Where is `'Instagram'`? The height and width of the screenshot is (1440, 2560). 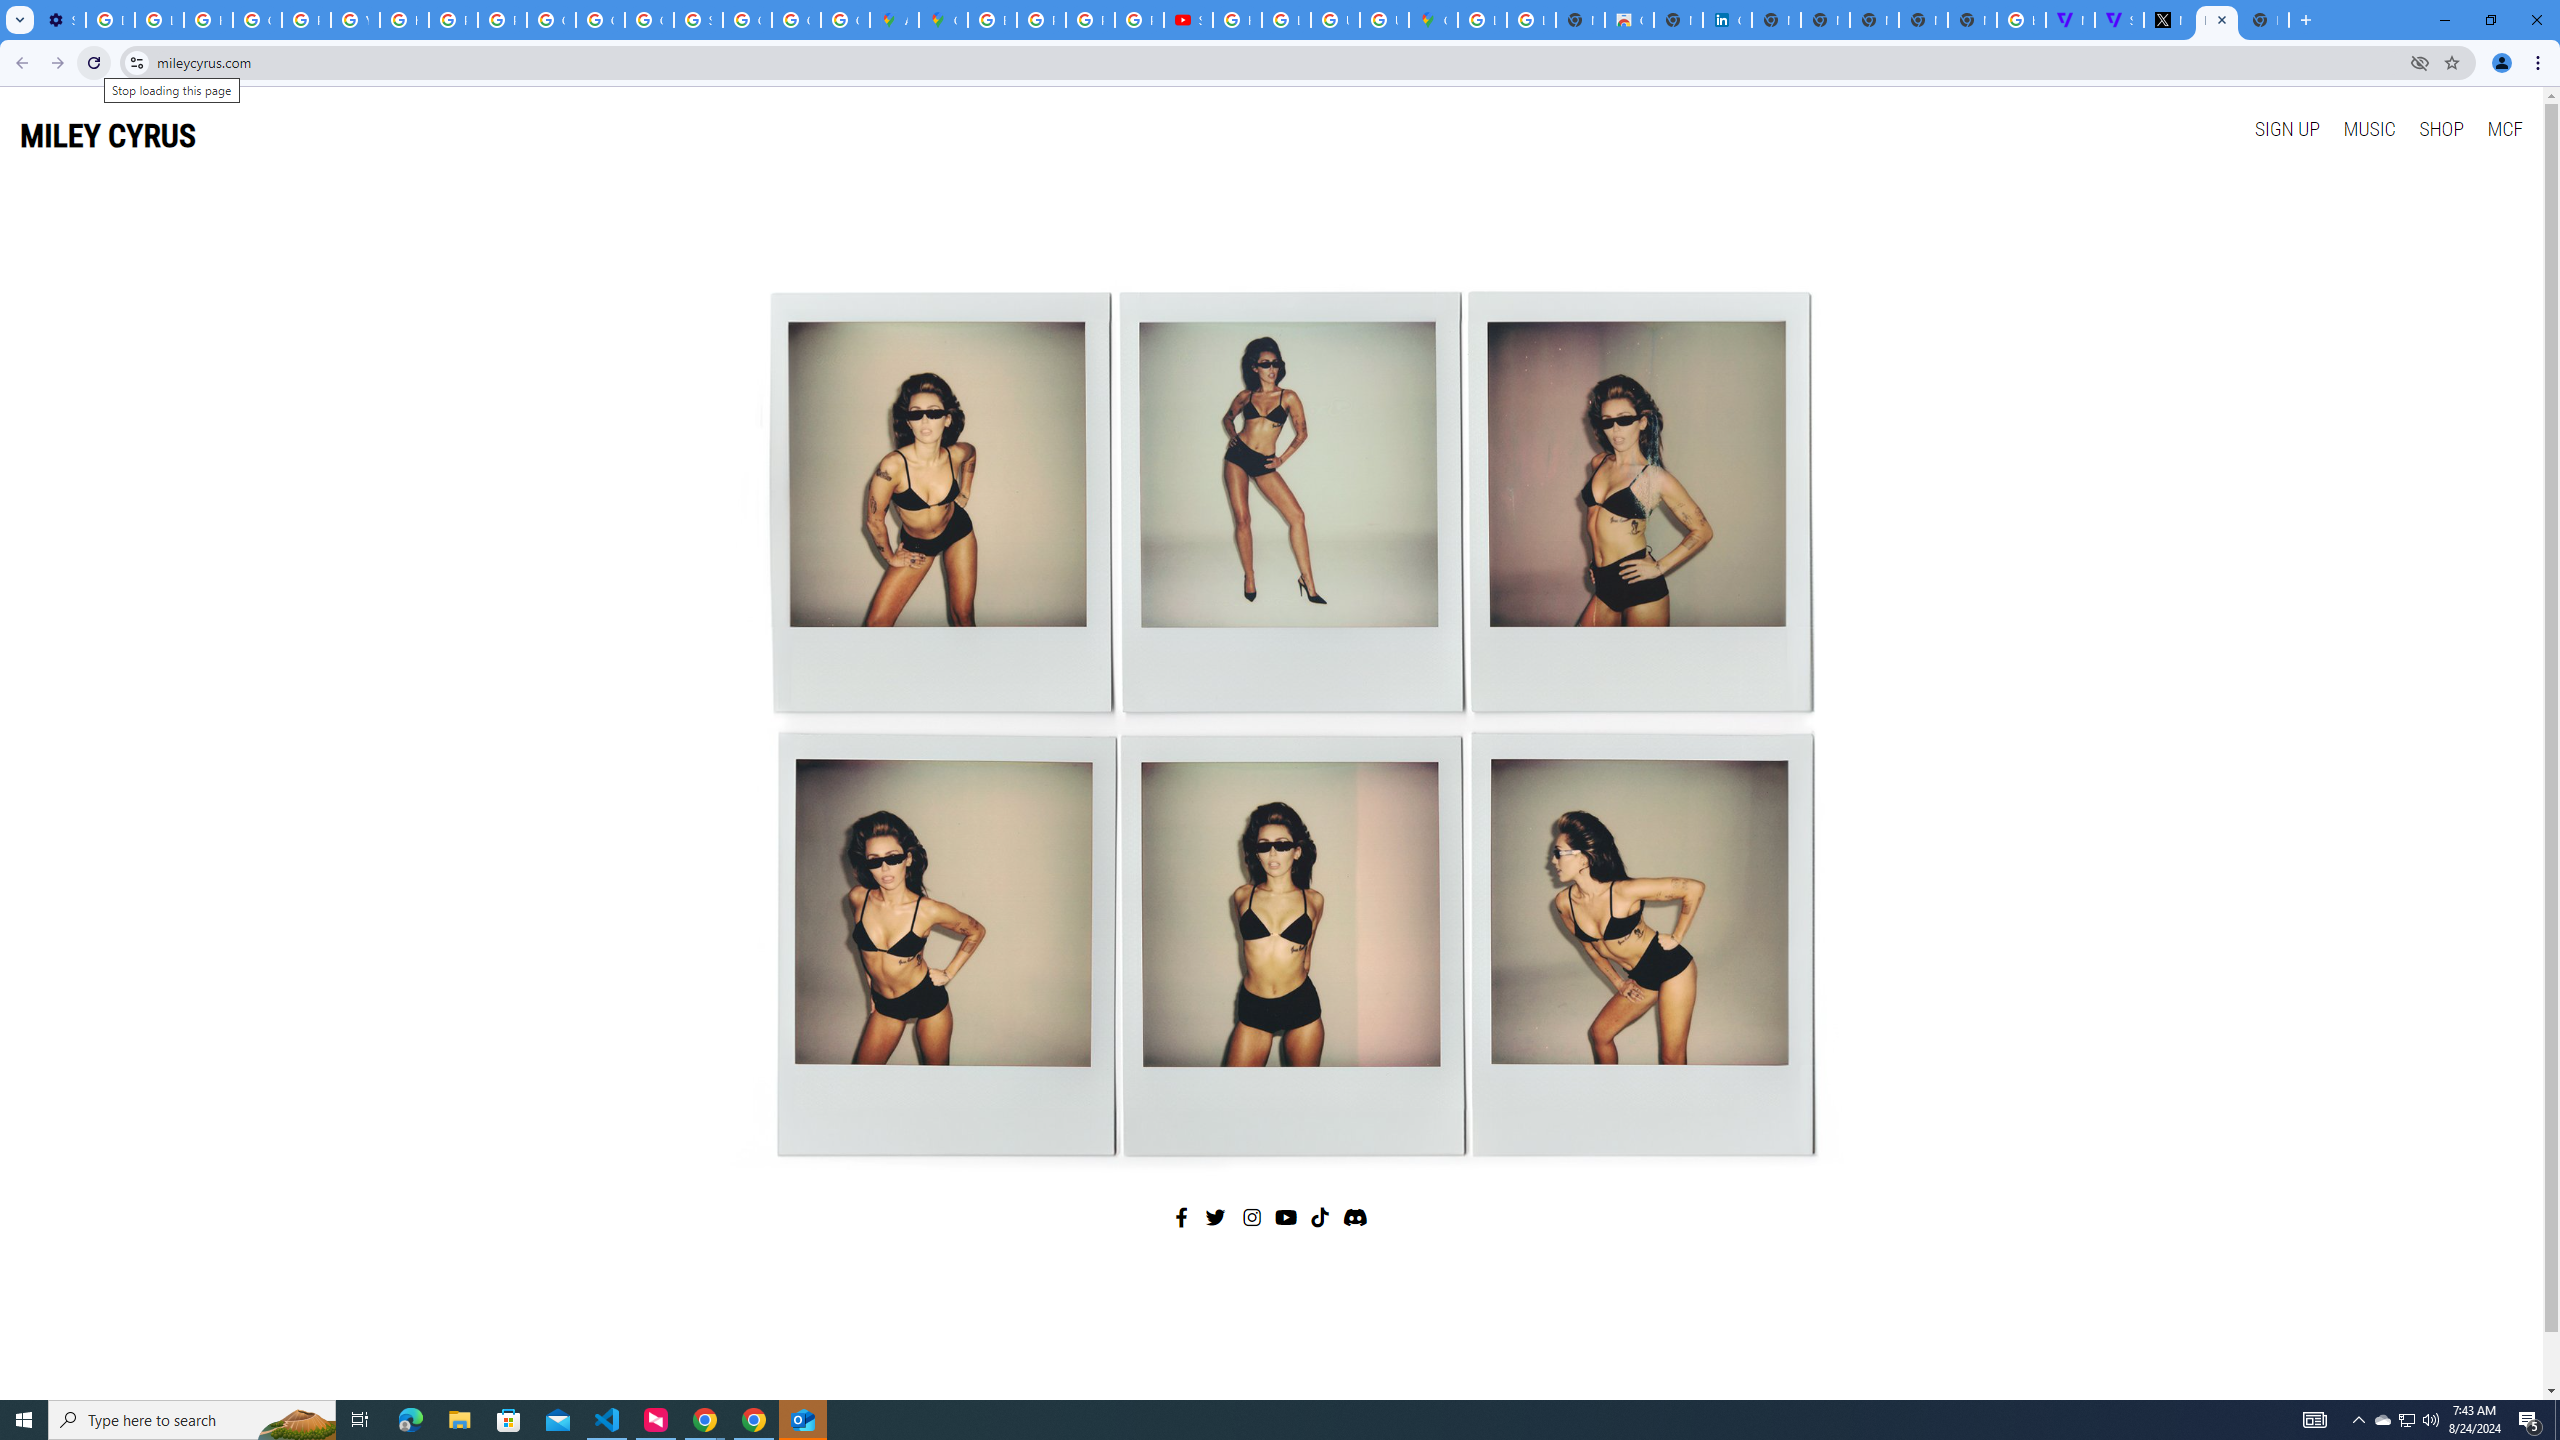
'Instagram' is located at coordinates (1252, 1217).